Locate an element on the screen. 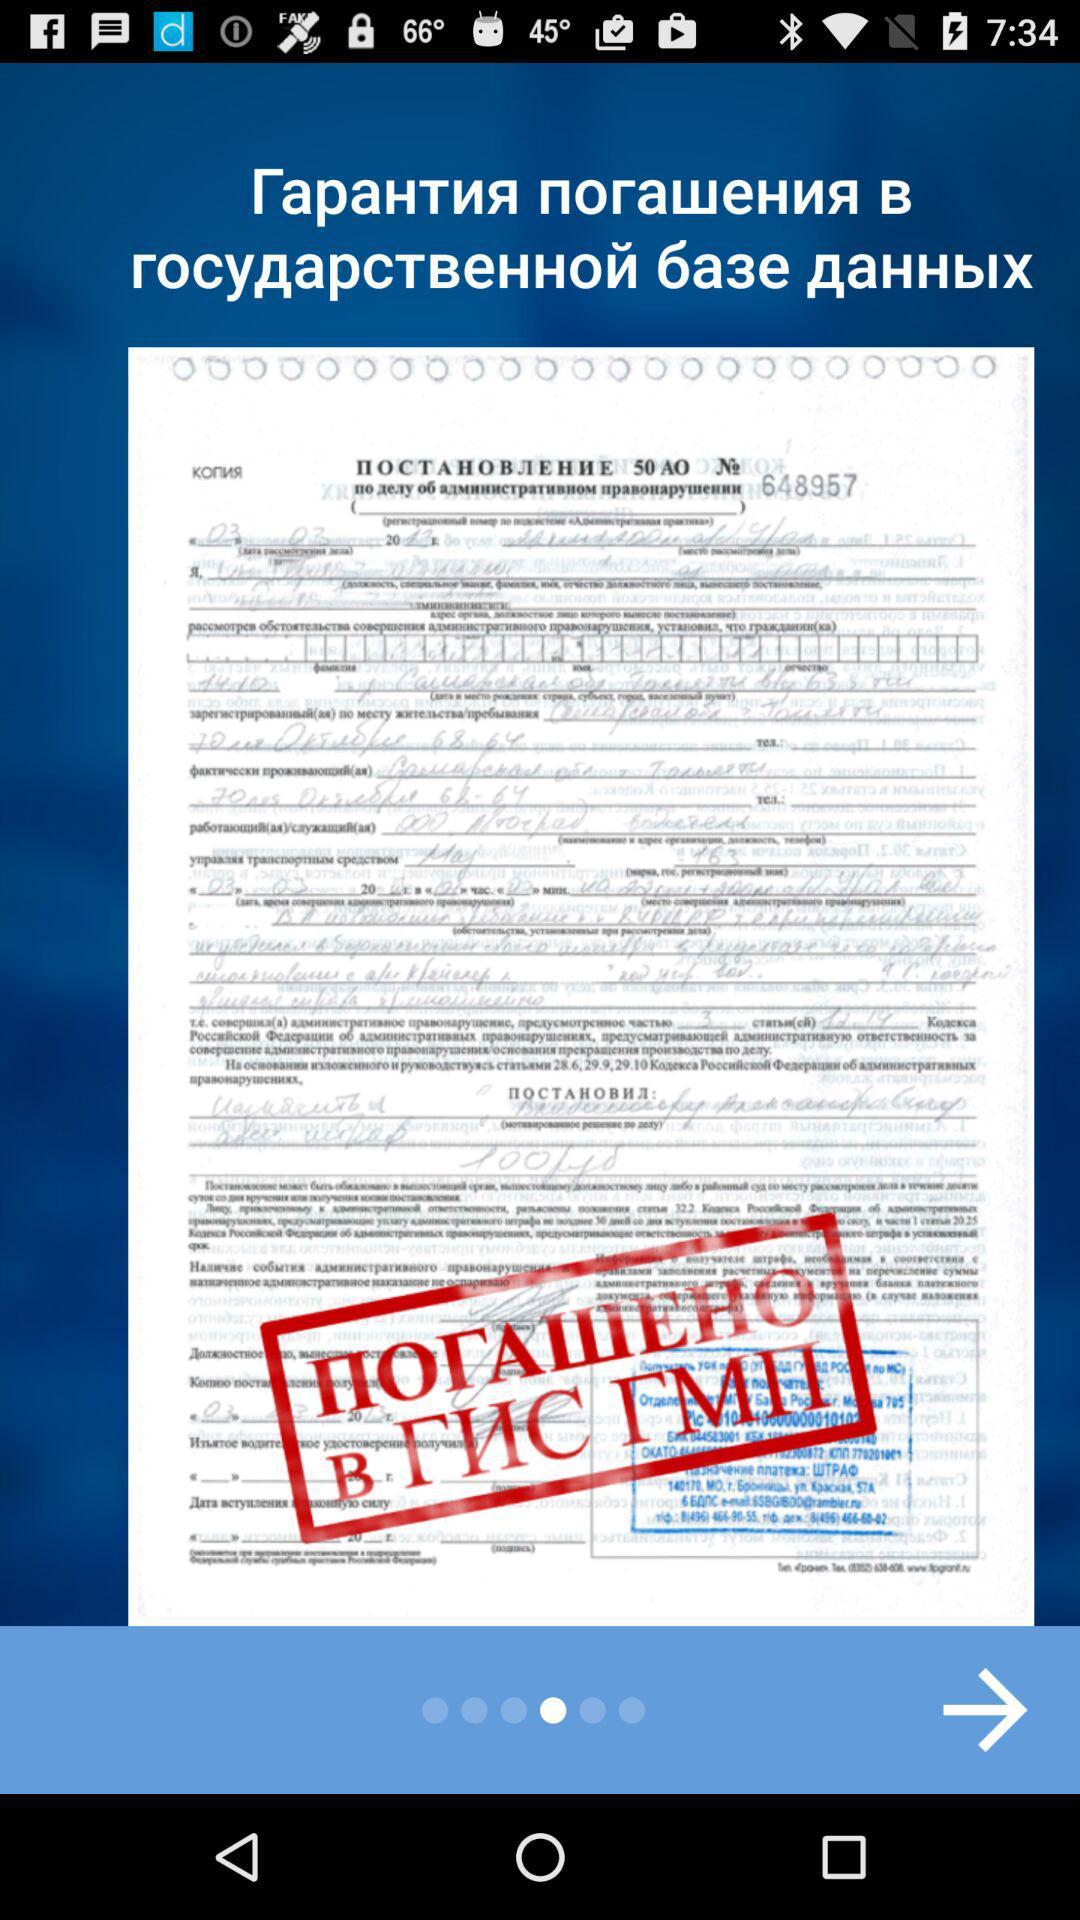 The width and height of the screenshot is (1080, 1920). the item at the bottom right corner is located at coordinates (963, 1708).